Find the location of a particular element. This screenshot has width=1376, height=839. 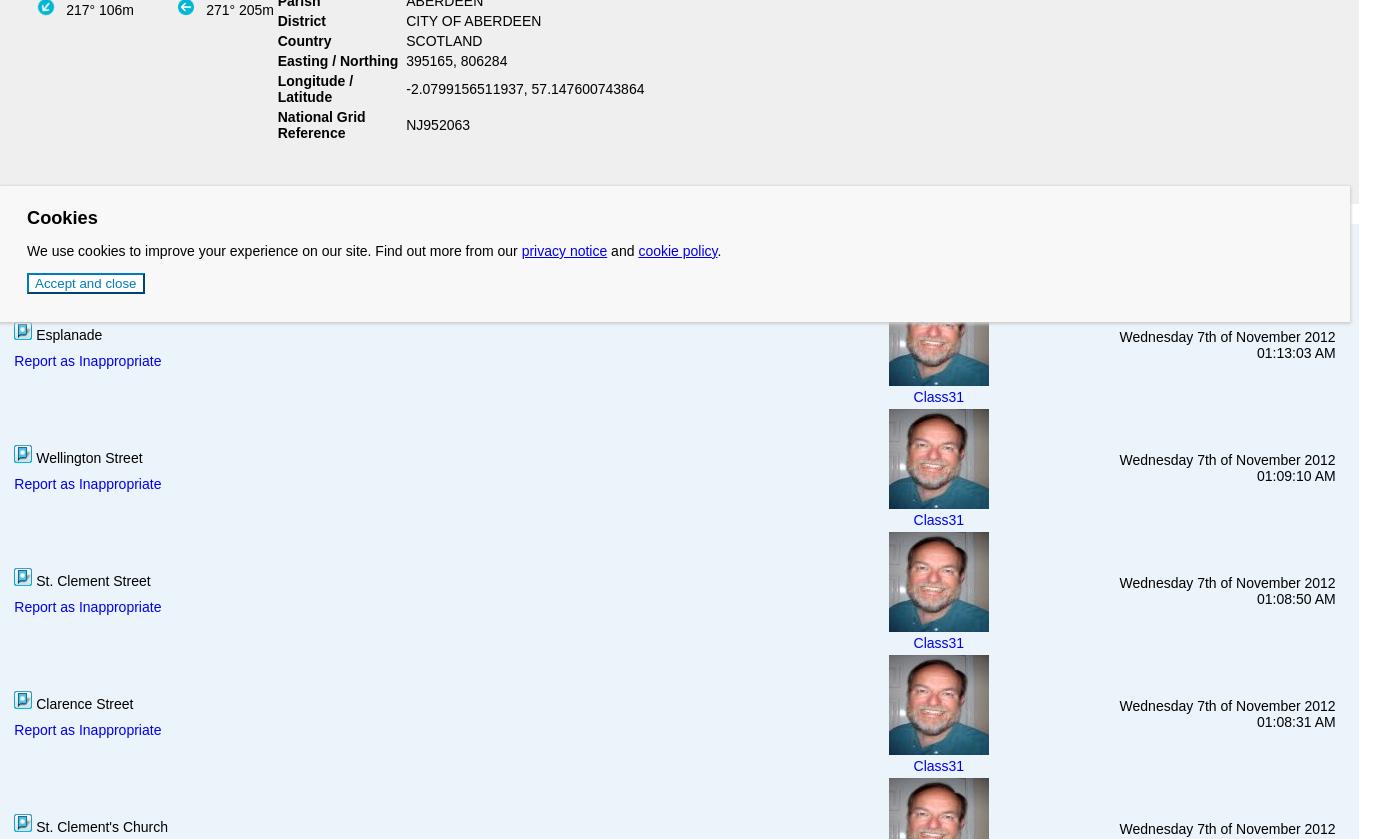

'St. Clement Street' is located at coordinates (31, 579).